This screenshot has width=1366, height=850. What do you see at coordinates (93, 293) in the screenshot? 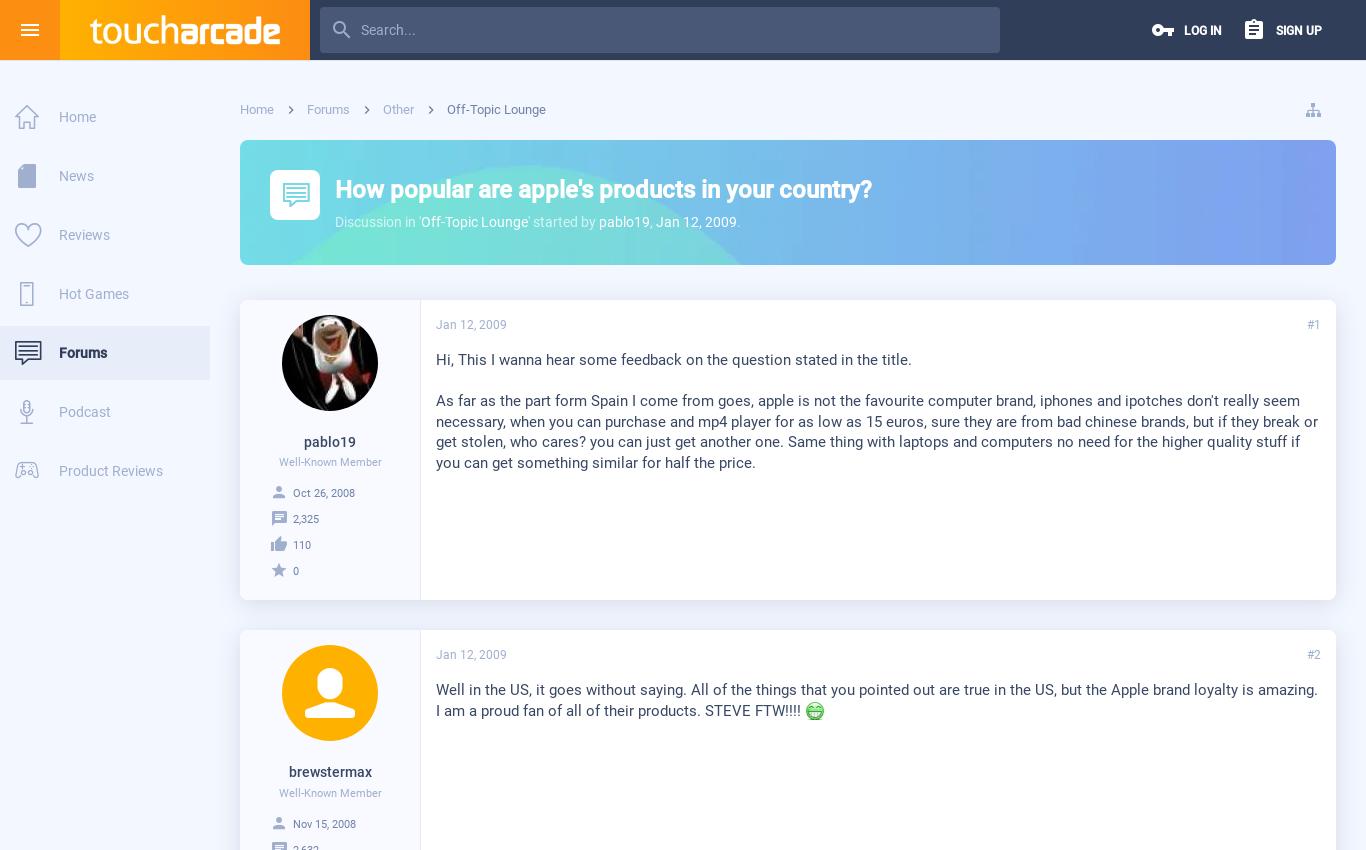
I see `'Hot Games'` at bounding box center [93, 293].